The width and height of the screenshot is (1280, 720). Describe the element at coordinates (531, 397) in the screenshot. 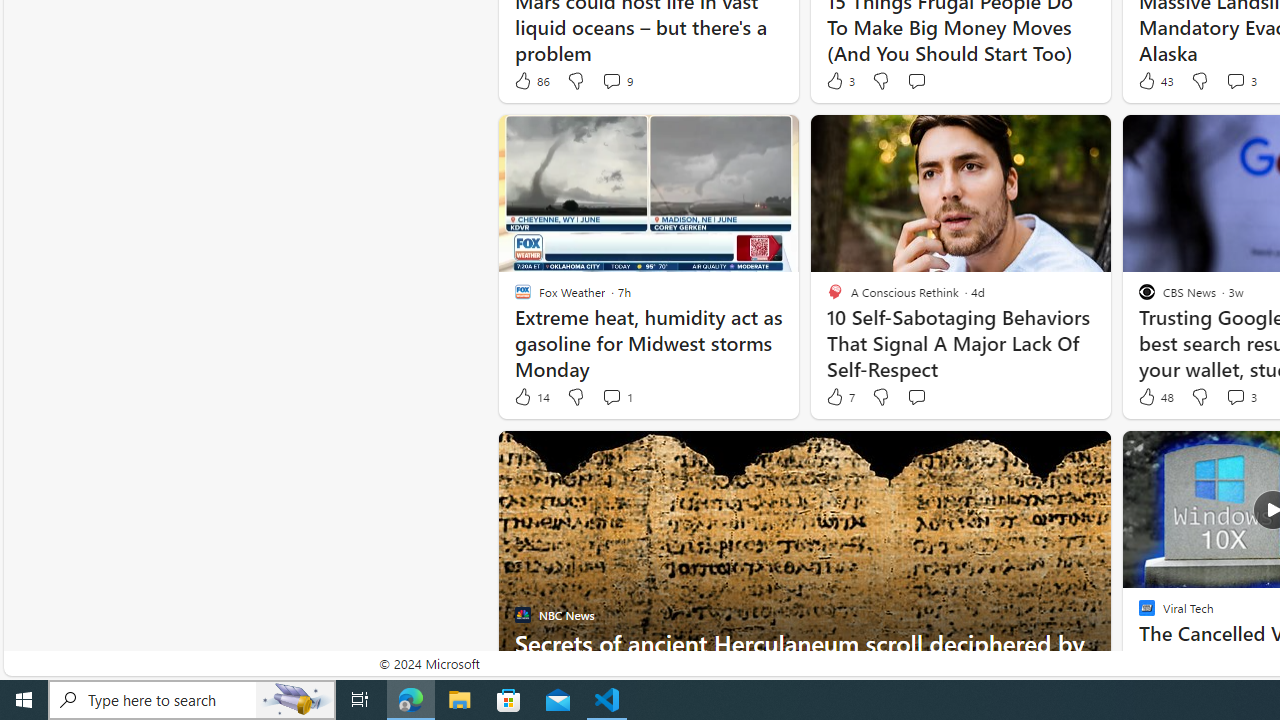

I see `'14 Like'` at that location.